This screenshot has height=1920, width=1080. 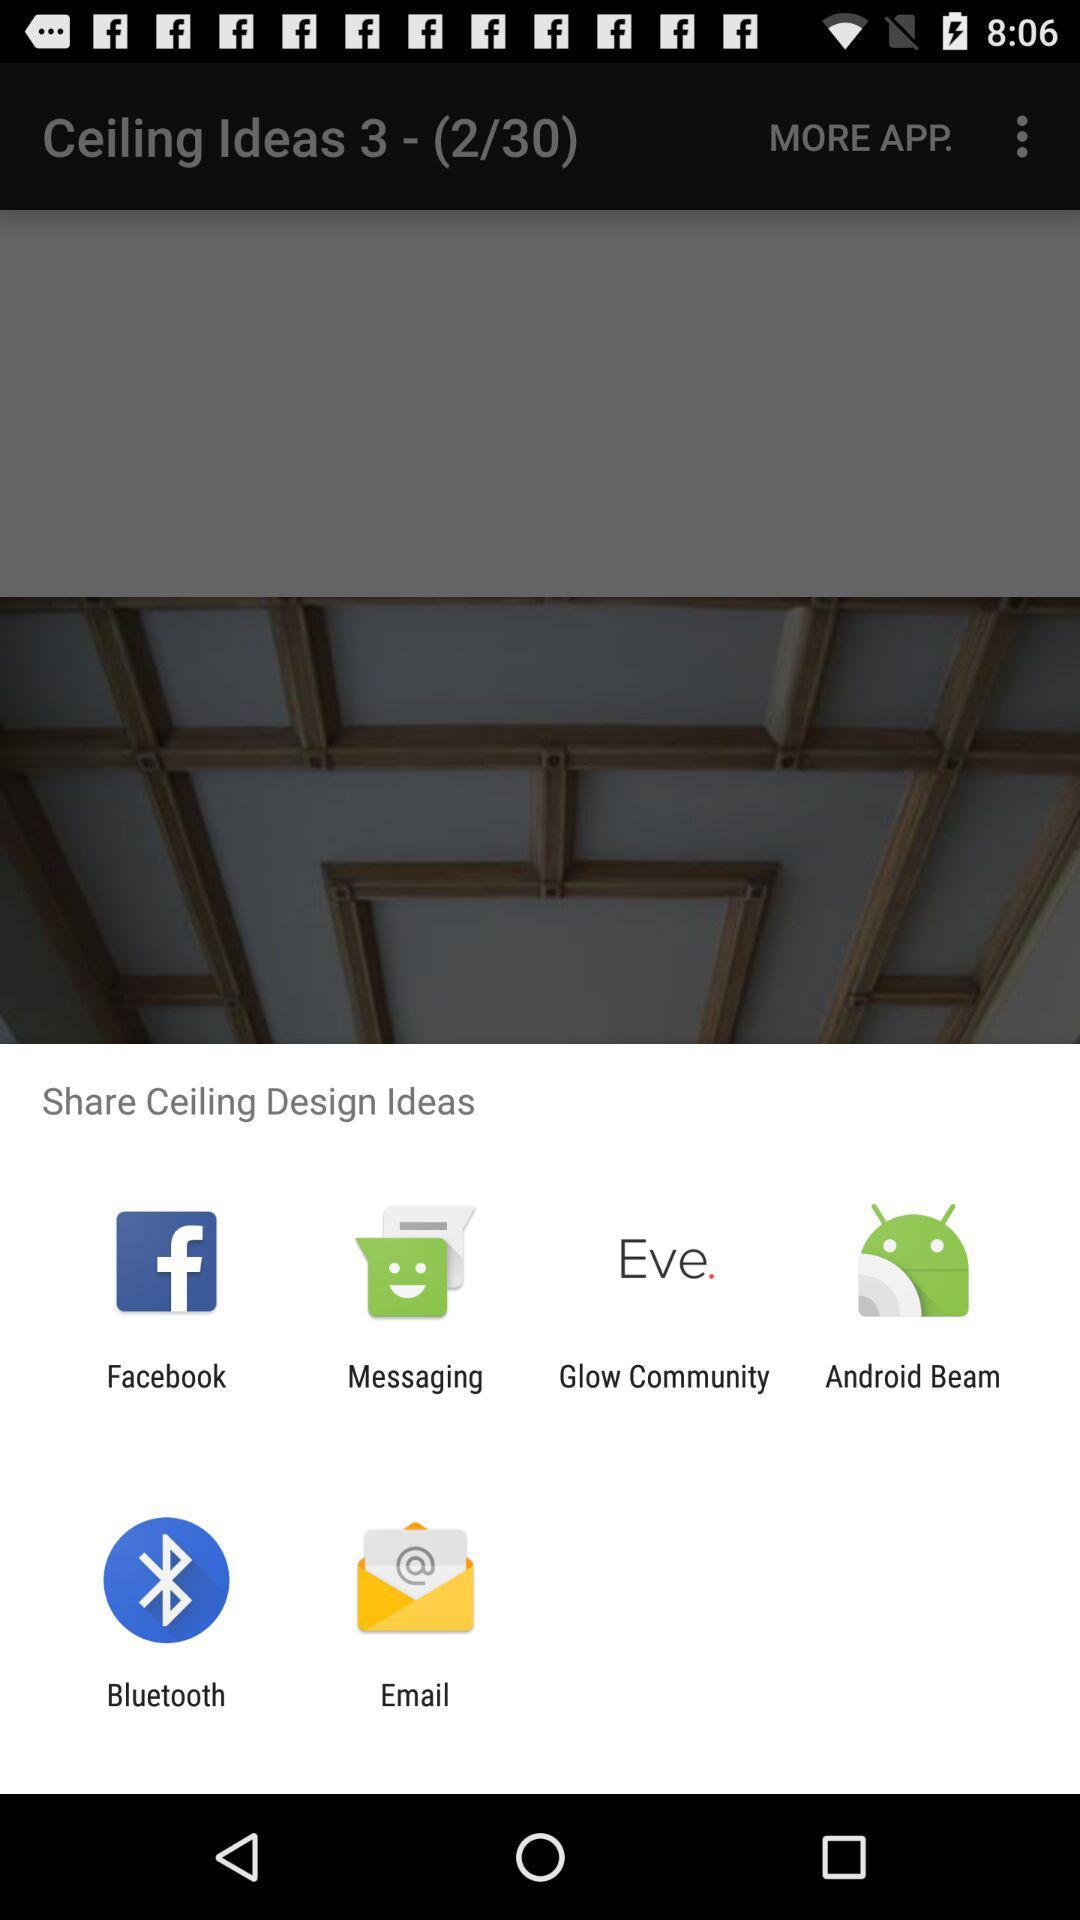 I want to click on the icon next to email, so click(x=165, y=1711).